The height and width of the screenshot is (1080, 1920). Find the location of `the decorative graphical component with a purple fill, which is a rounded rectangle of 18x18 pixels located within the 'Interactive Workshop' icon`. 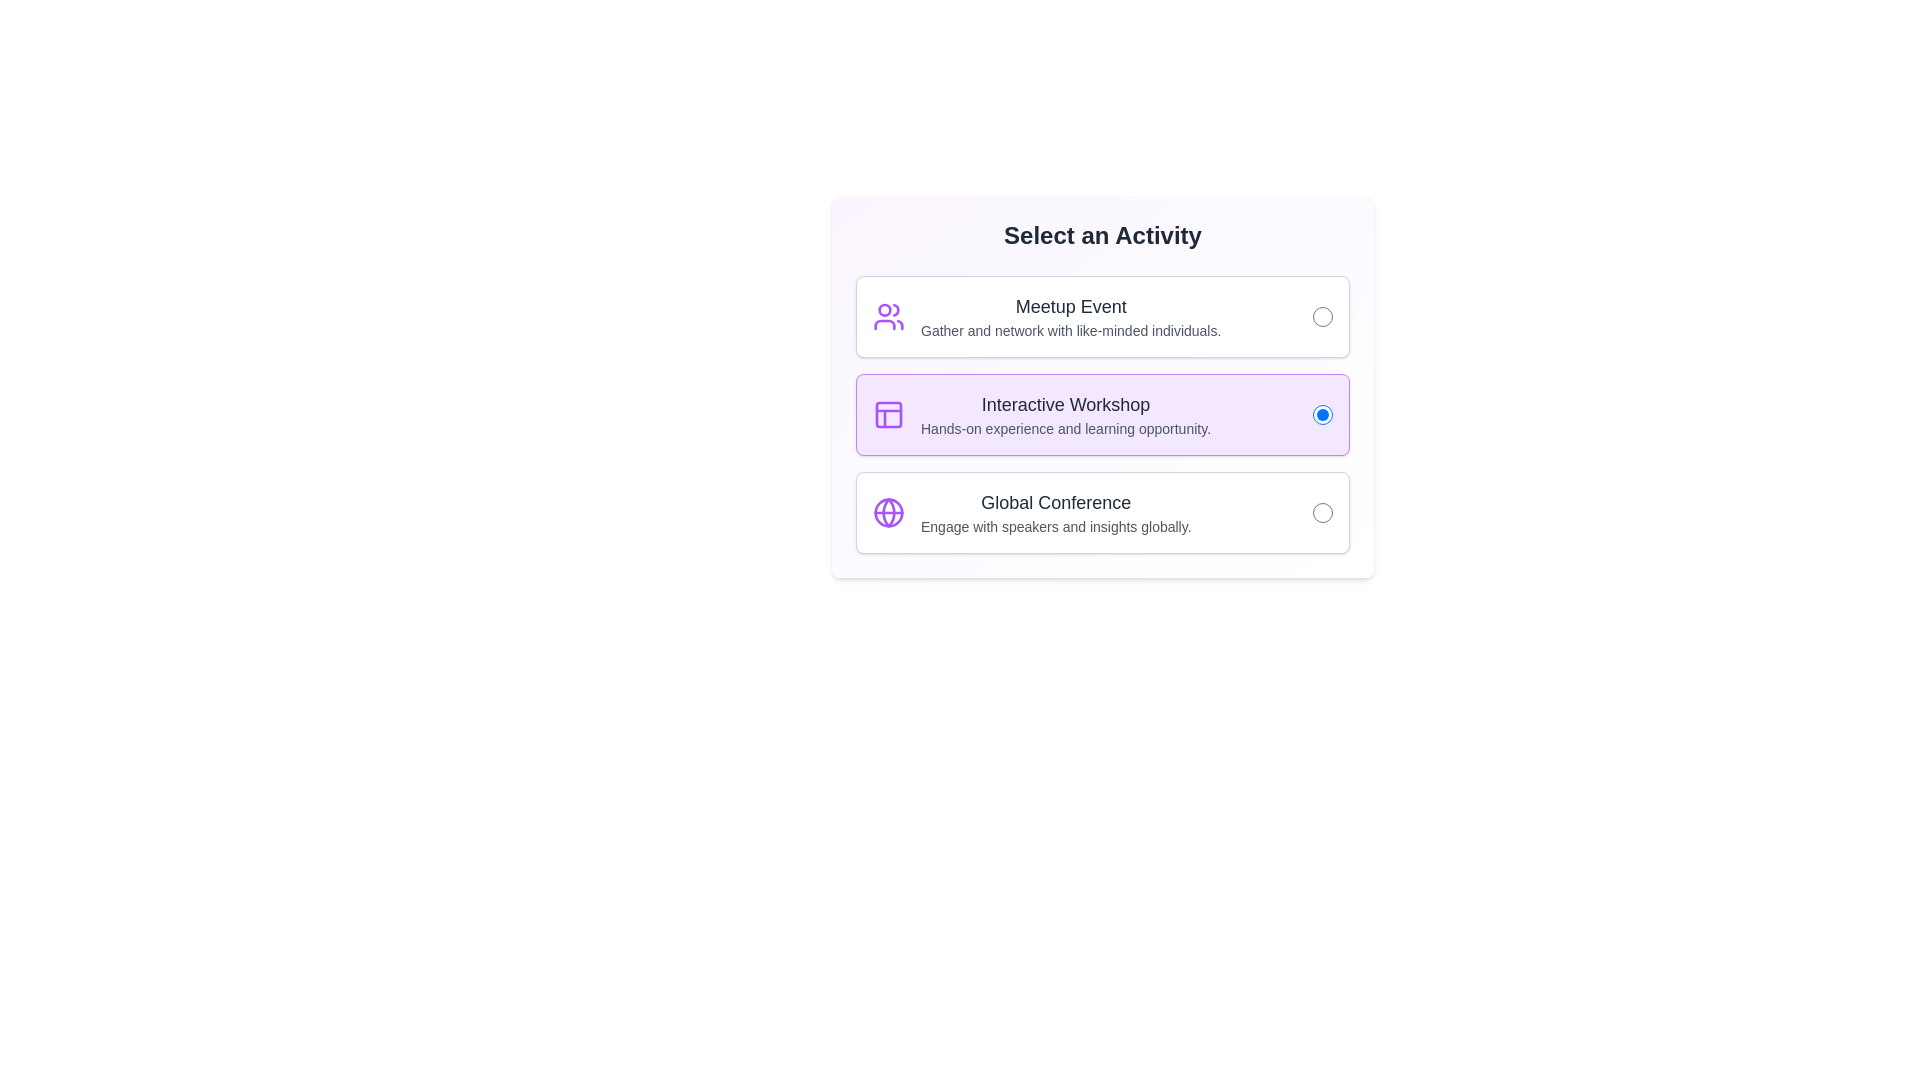

the decorative graphical component with a purple fill, which is a rounded rectangle of 18x18 pixels located within the 'Interactive Workshop' icon is located at coordinates (887, 414).